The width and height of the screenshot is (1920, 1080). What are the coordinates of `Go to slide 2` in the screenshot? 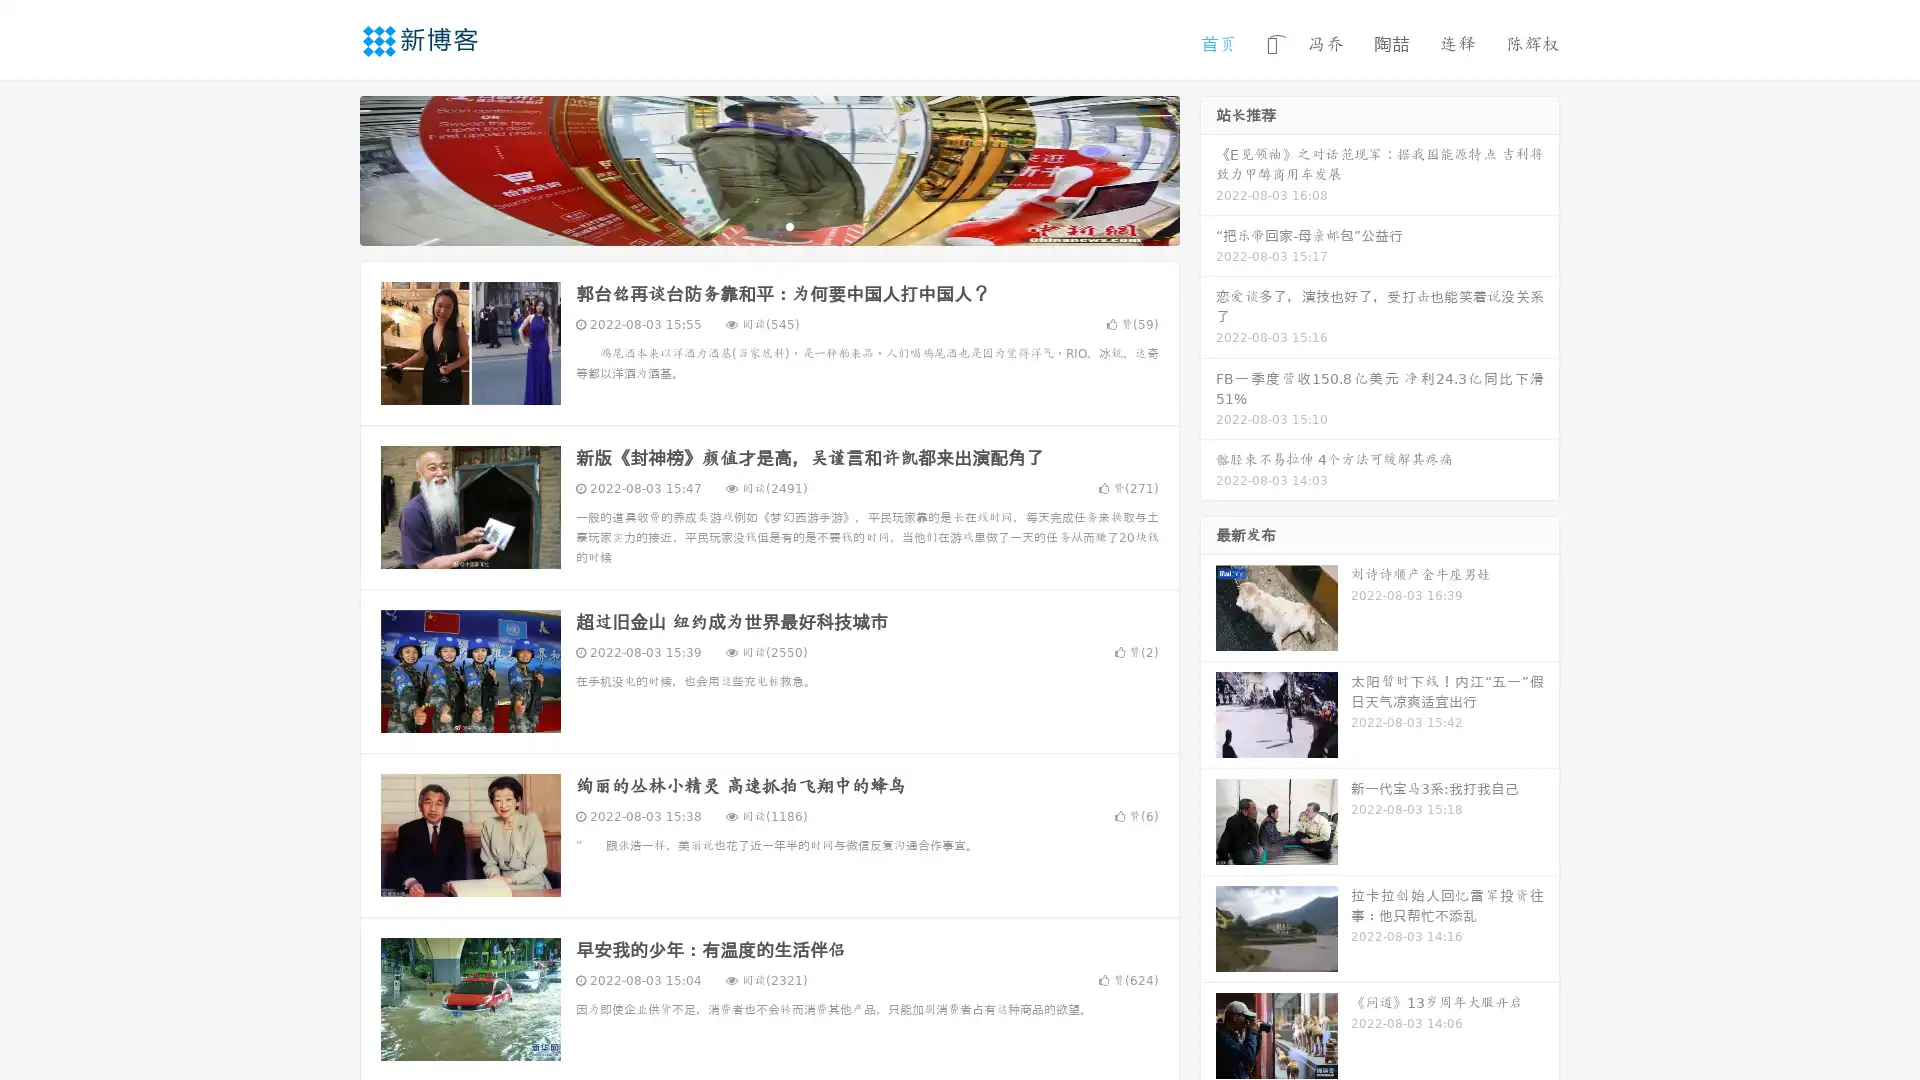 It's located at (768, 225).